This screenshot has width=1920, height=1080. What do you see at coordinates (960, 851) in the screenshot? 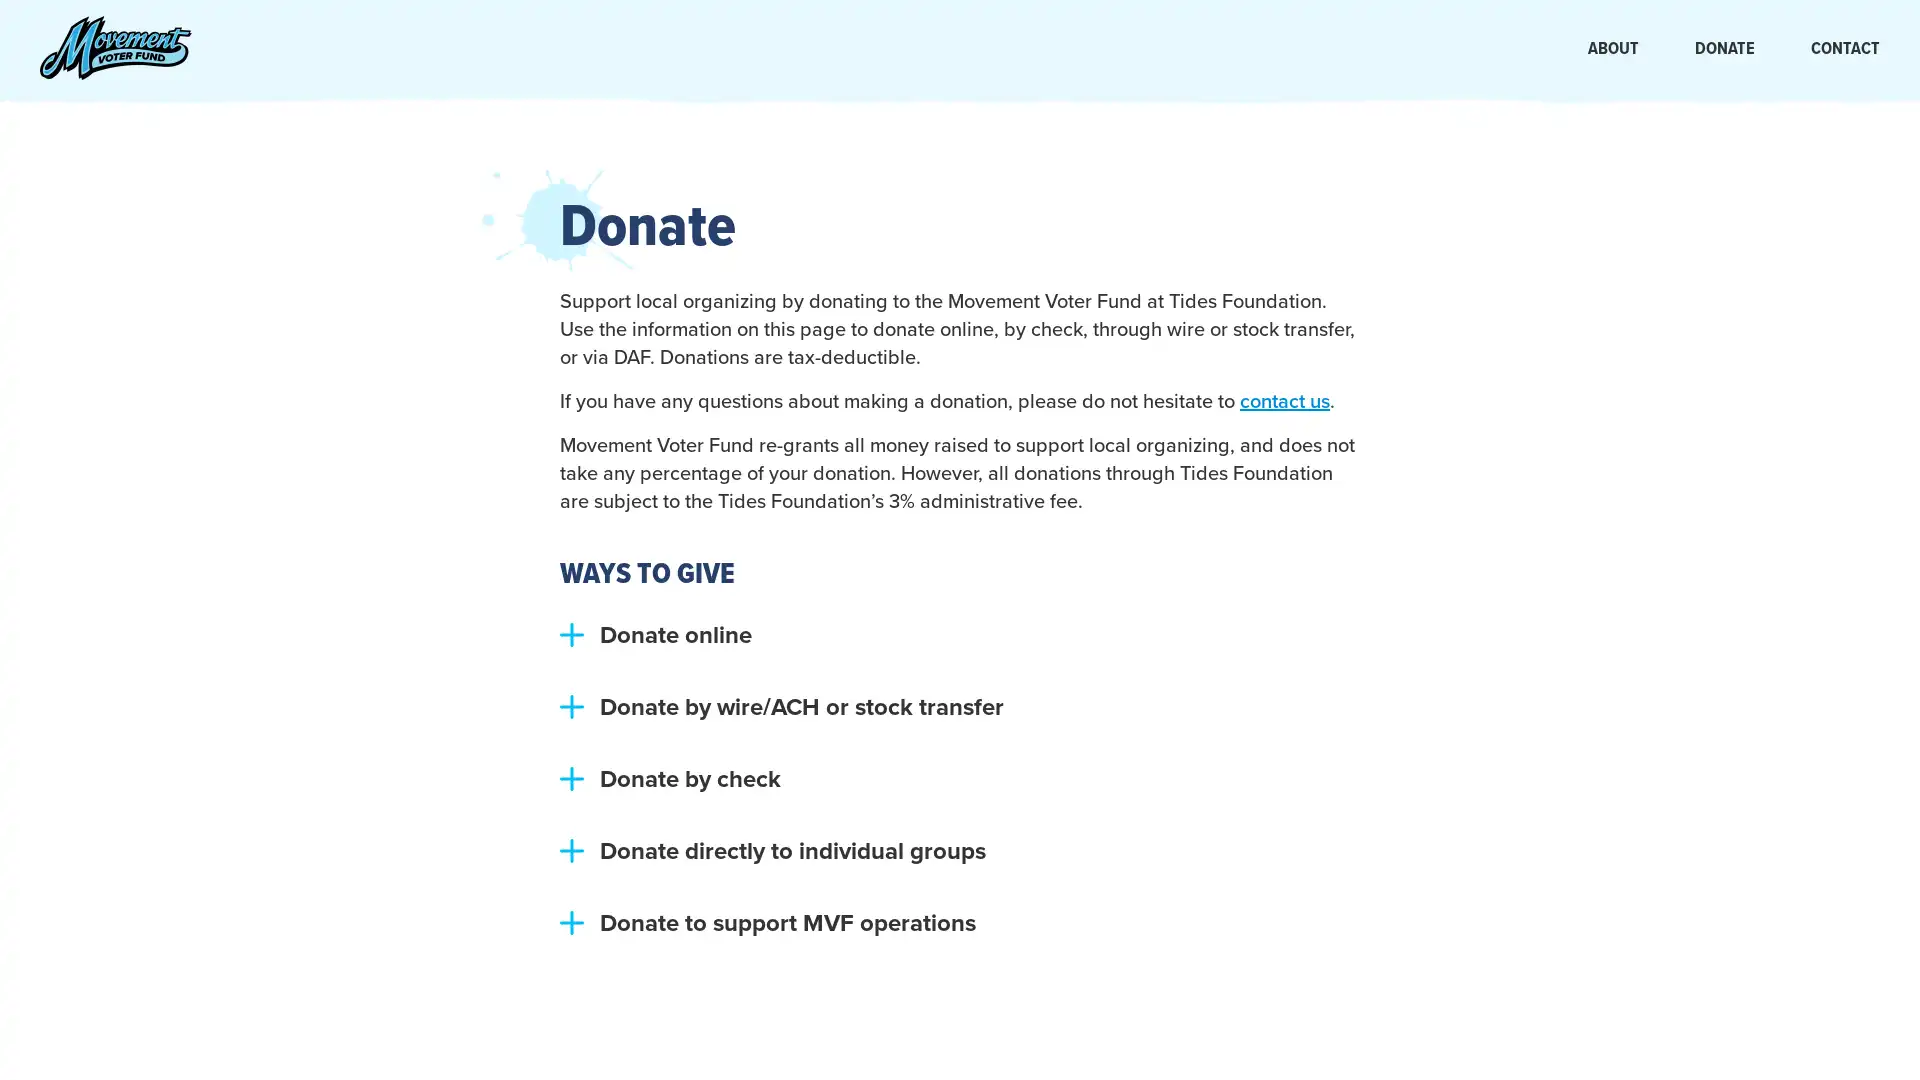
I see `plus Donate directly to individual groups` at bounding box center [960, 851].